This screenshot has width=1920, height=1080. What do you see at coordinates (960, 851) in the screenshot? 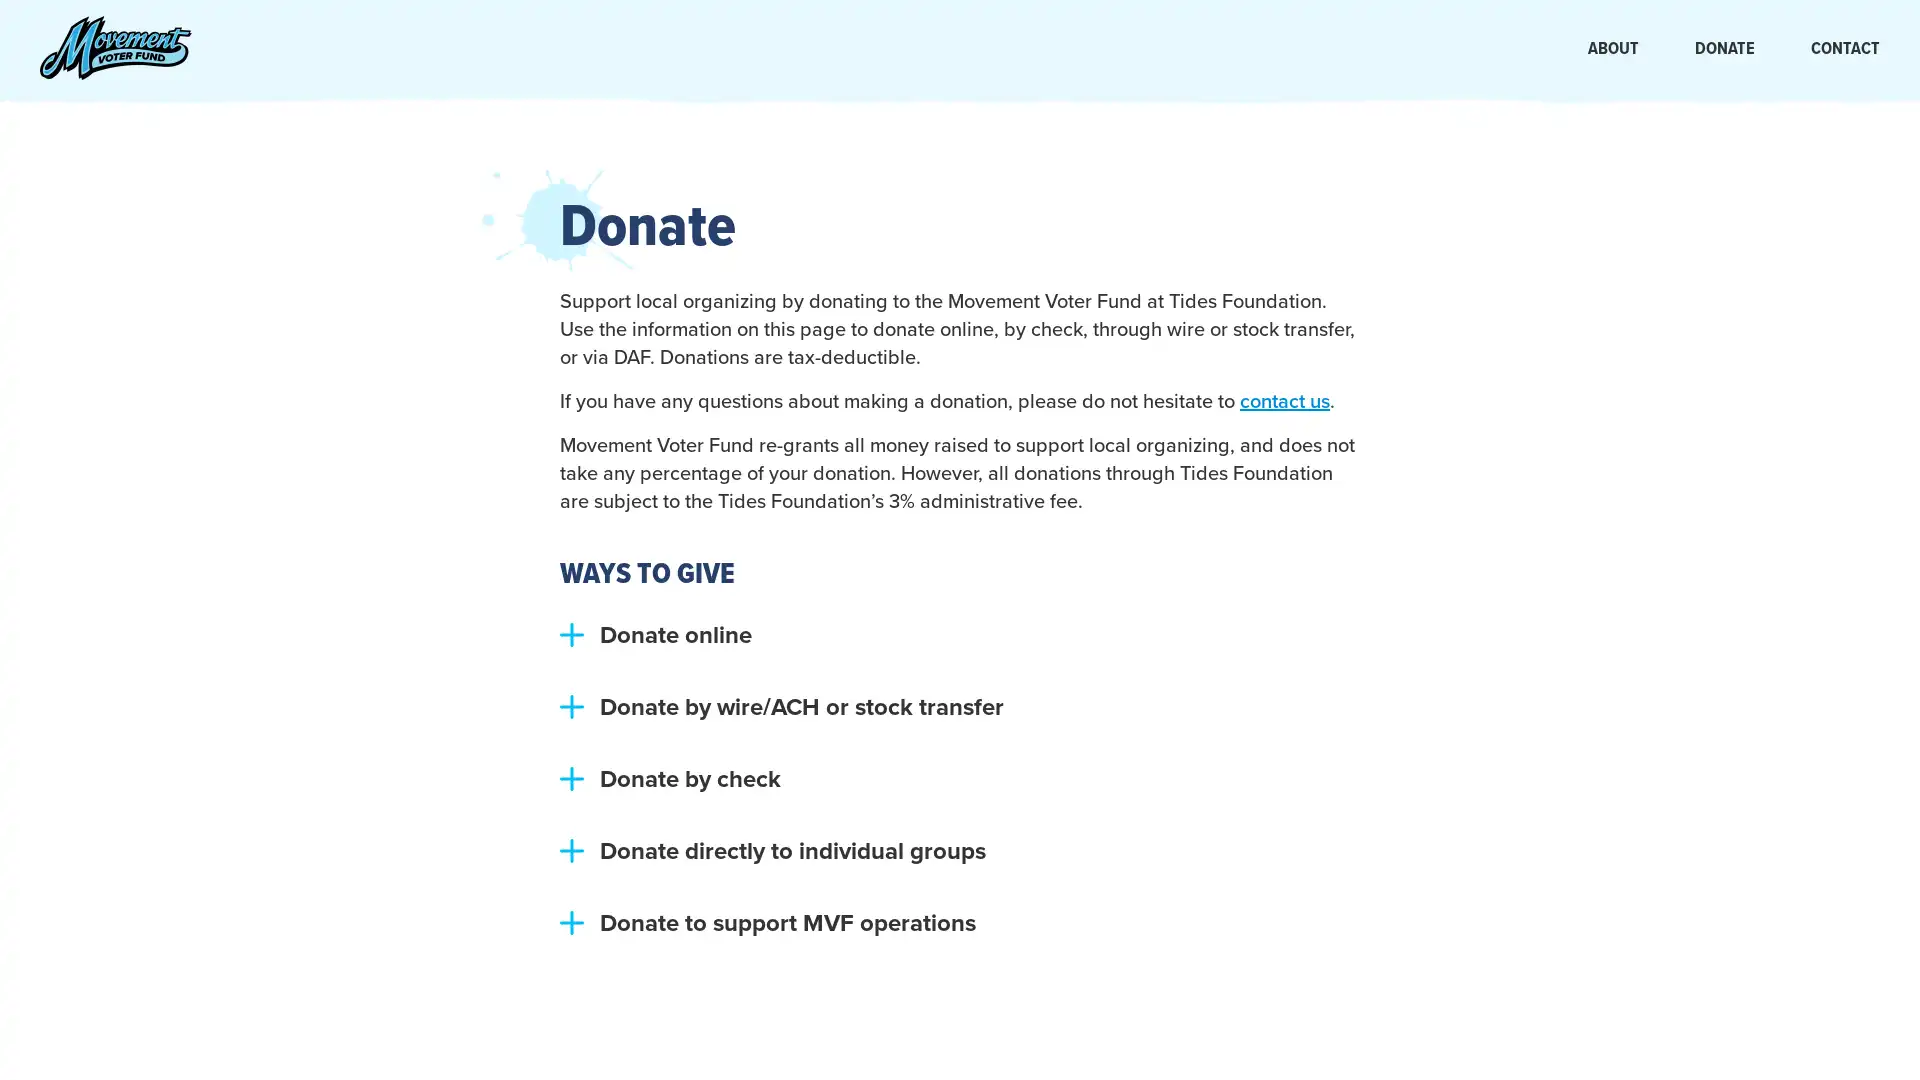
I see `plus Donate directly to individual groups` at bounding box center [960, 851].